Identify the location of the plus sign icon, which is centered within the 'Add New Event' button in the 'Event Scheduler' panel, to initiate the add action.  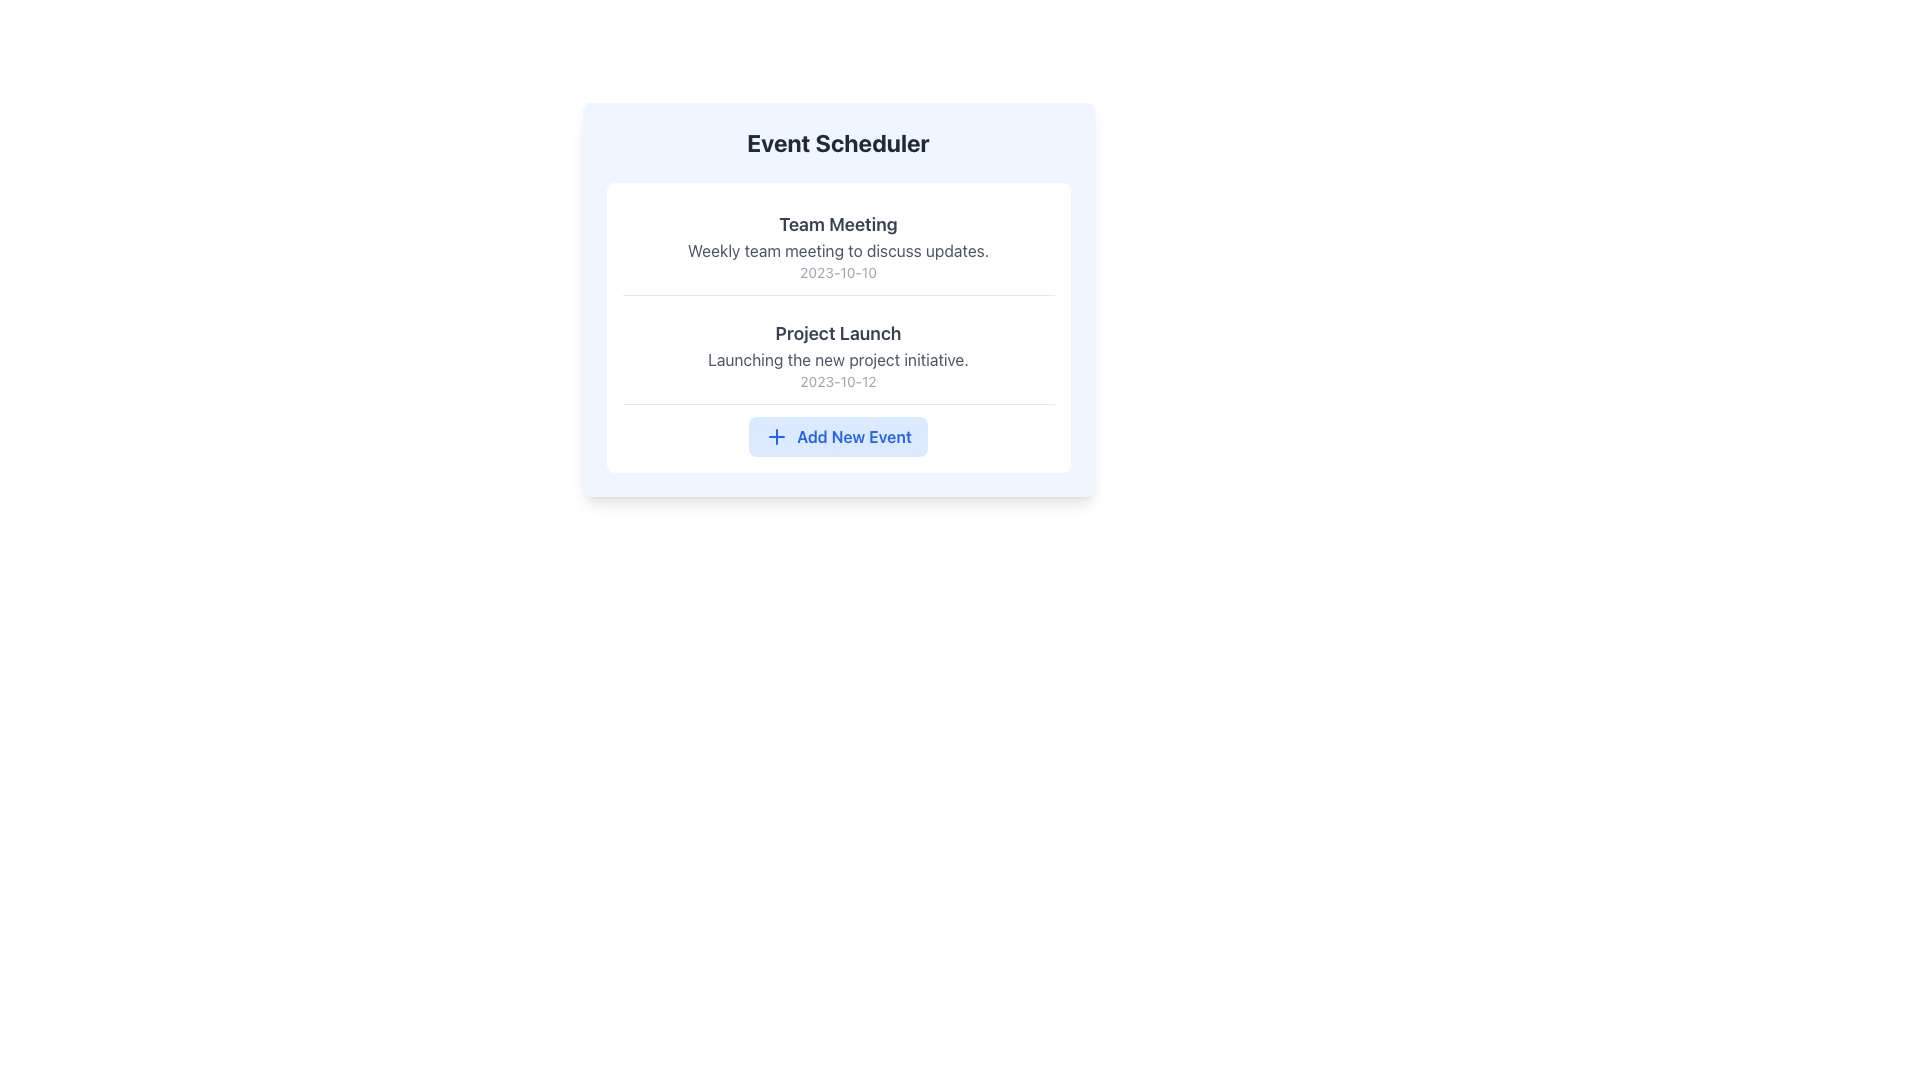
(776, 435).